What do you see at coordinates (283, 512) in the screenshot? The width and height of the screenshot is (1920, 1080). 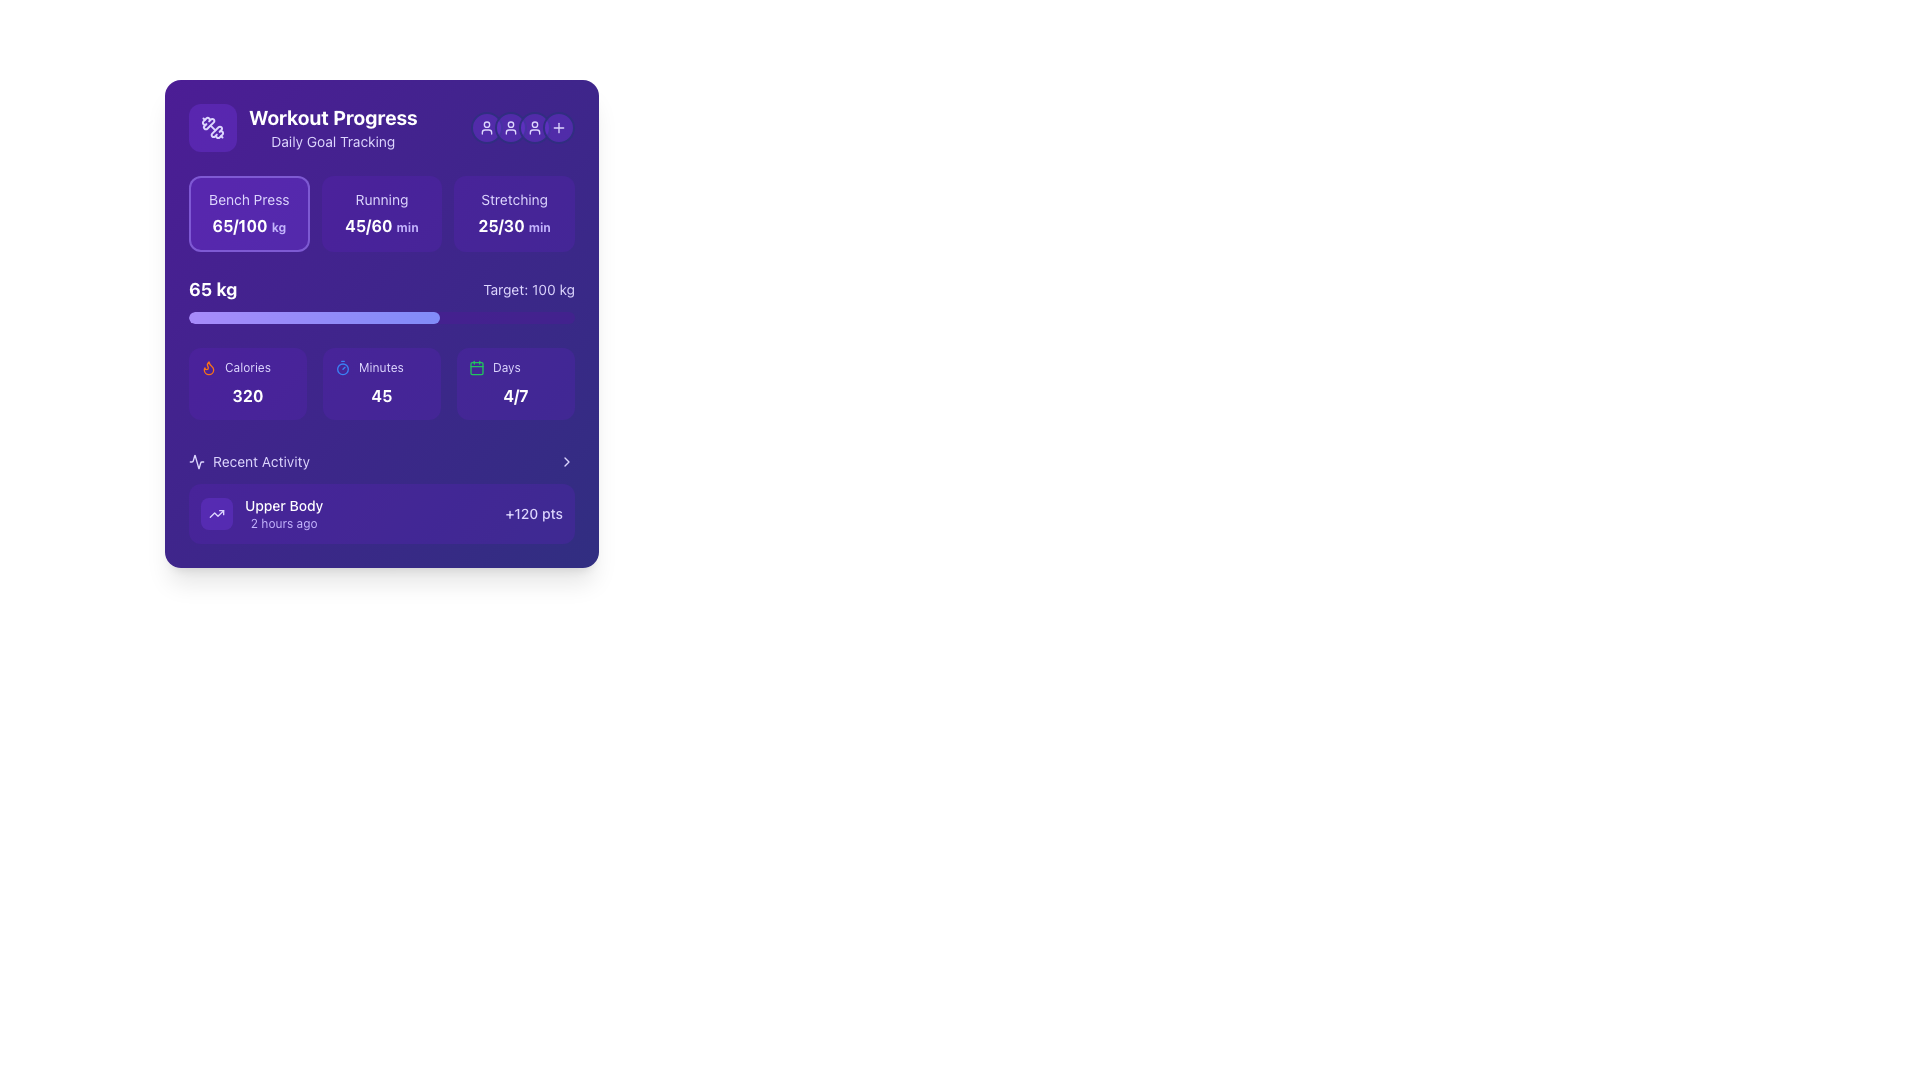 I see `text from the 'Upper Body' text block located in the 'Recent Activity' section of the purple panel` at bounding box center [283, 512].